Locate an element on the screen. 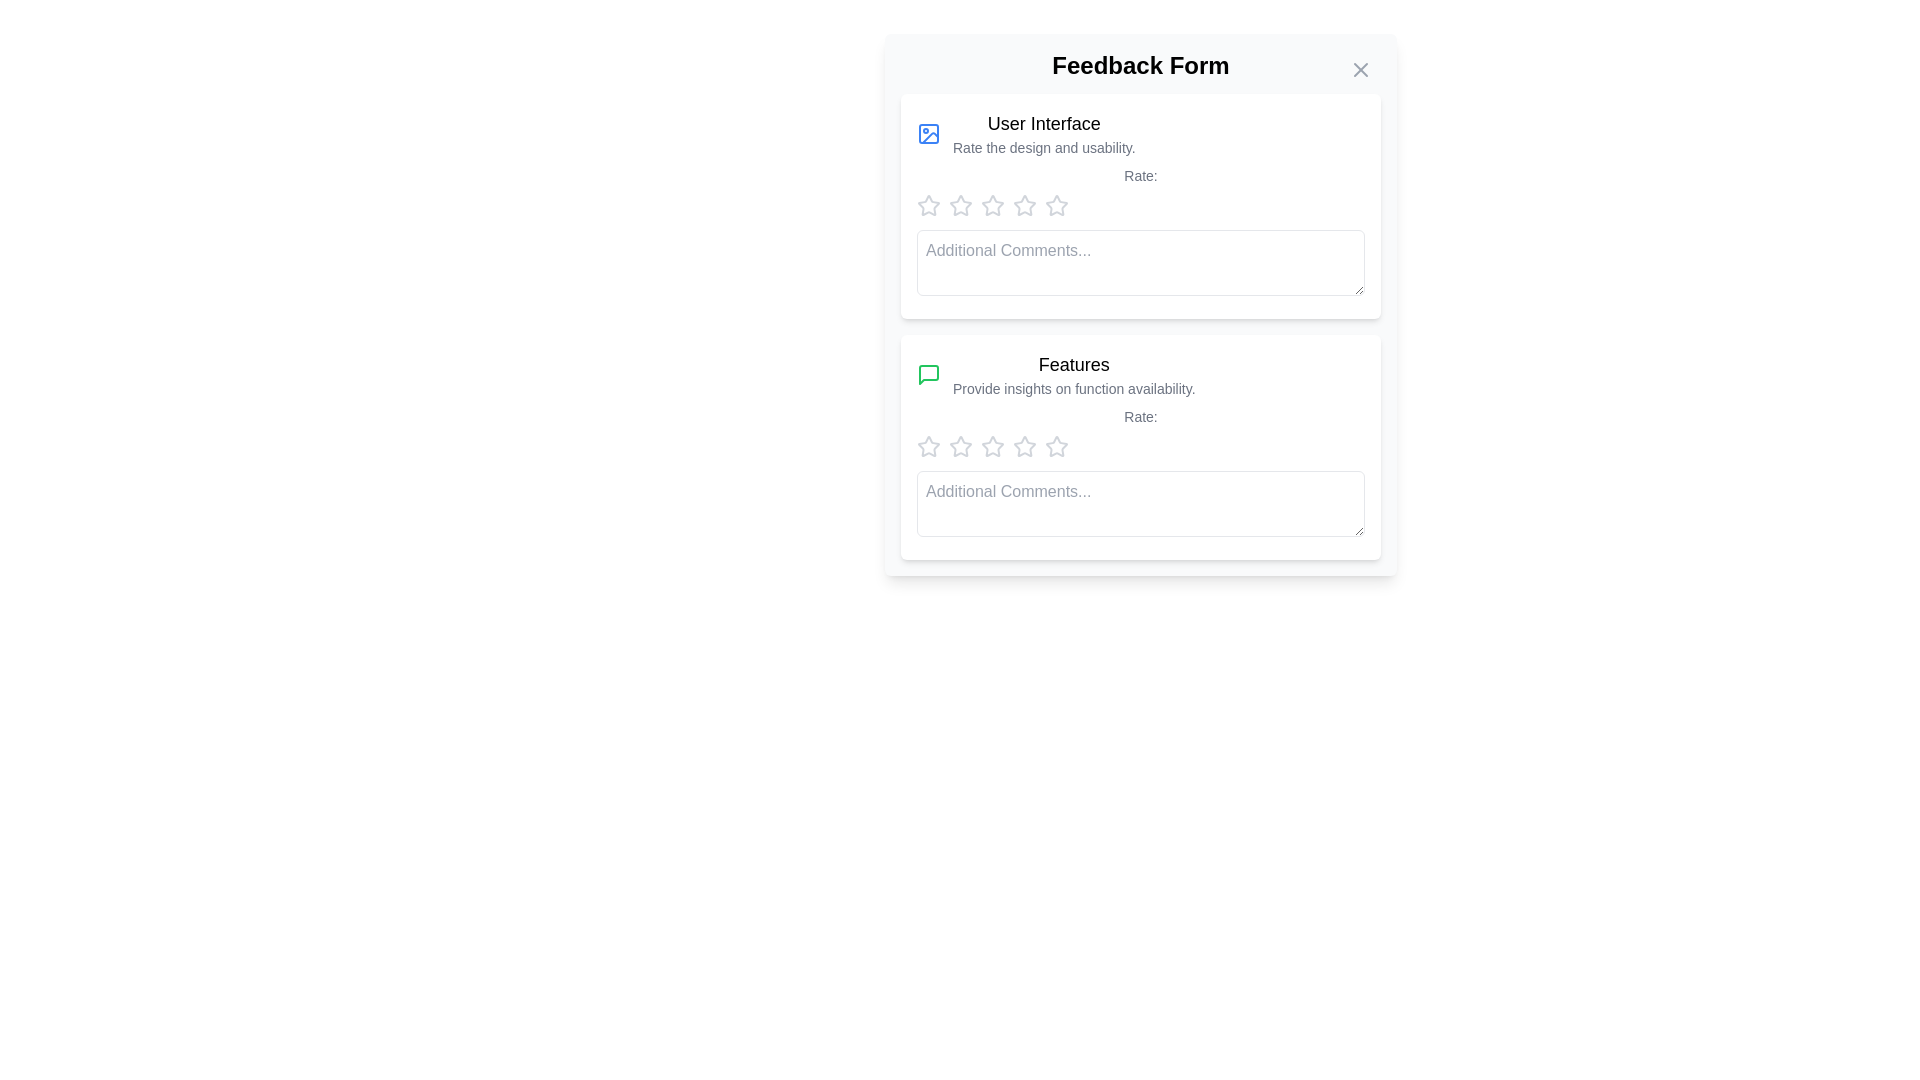 The height and width of the screenshot is (1080, 1920). the Text Label that serves as a heading for the subsection, positioned to the right of a green icon and above a descriptive text starting with 'Provide insights...' is located at coordinates (1073, 365).